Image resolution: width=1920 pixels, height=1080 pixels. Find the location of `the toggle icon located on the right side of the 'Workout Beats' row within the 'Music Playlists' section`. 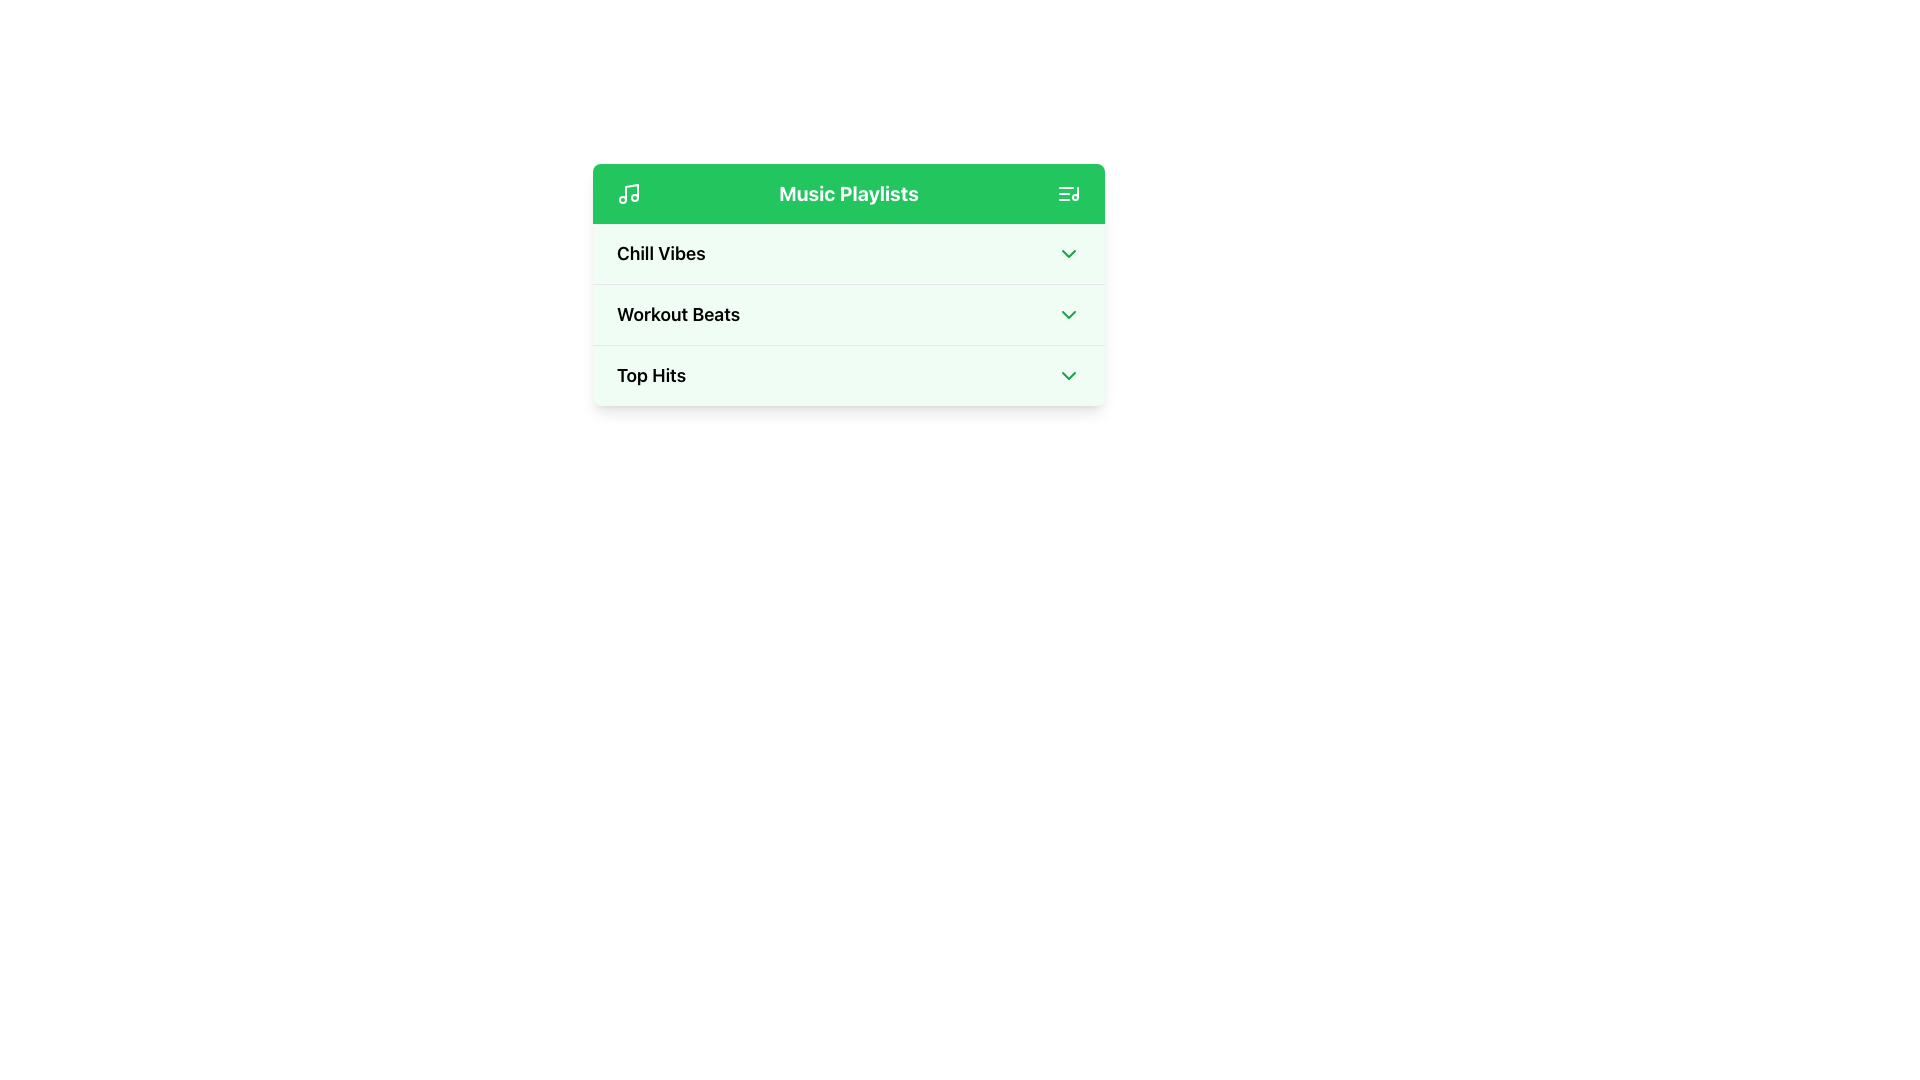

the toggle icon located on the right side of the 'Workout Beats' row within the 'Music Playlists' section is located at coordinates (1068, 315).